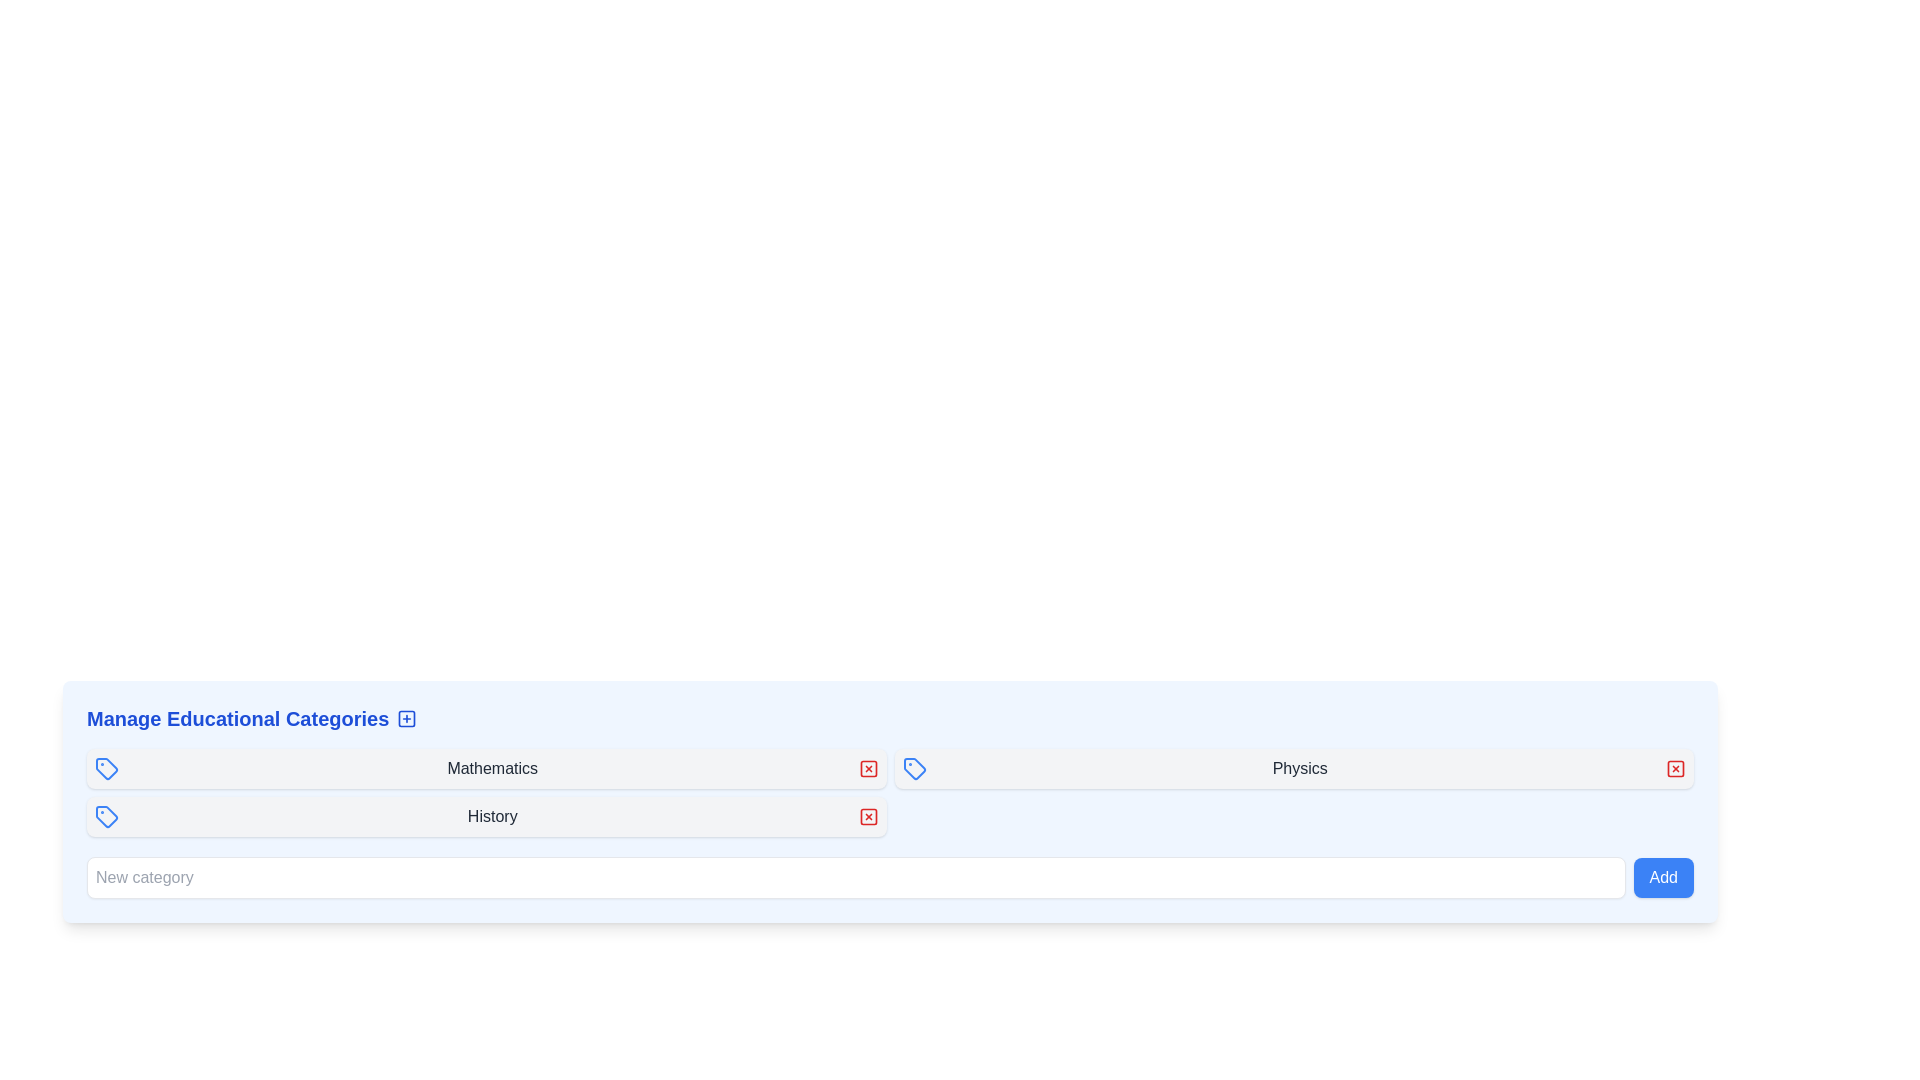 The width and height of the screenshot is (1920, 1080). What do you see at coordinates (889, 877) in the screenshot?
I see `the 'Add' button located at the bottom right of the 'Manage Educational Categories' section` at bounding box center [889, 877].